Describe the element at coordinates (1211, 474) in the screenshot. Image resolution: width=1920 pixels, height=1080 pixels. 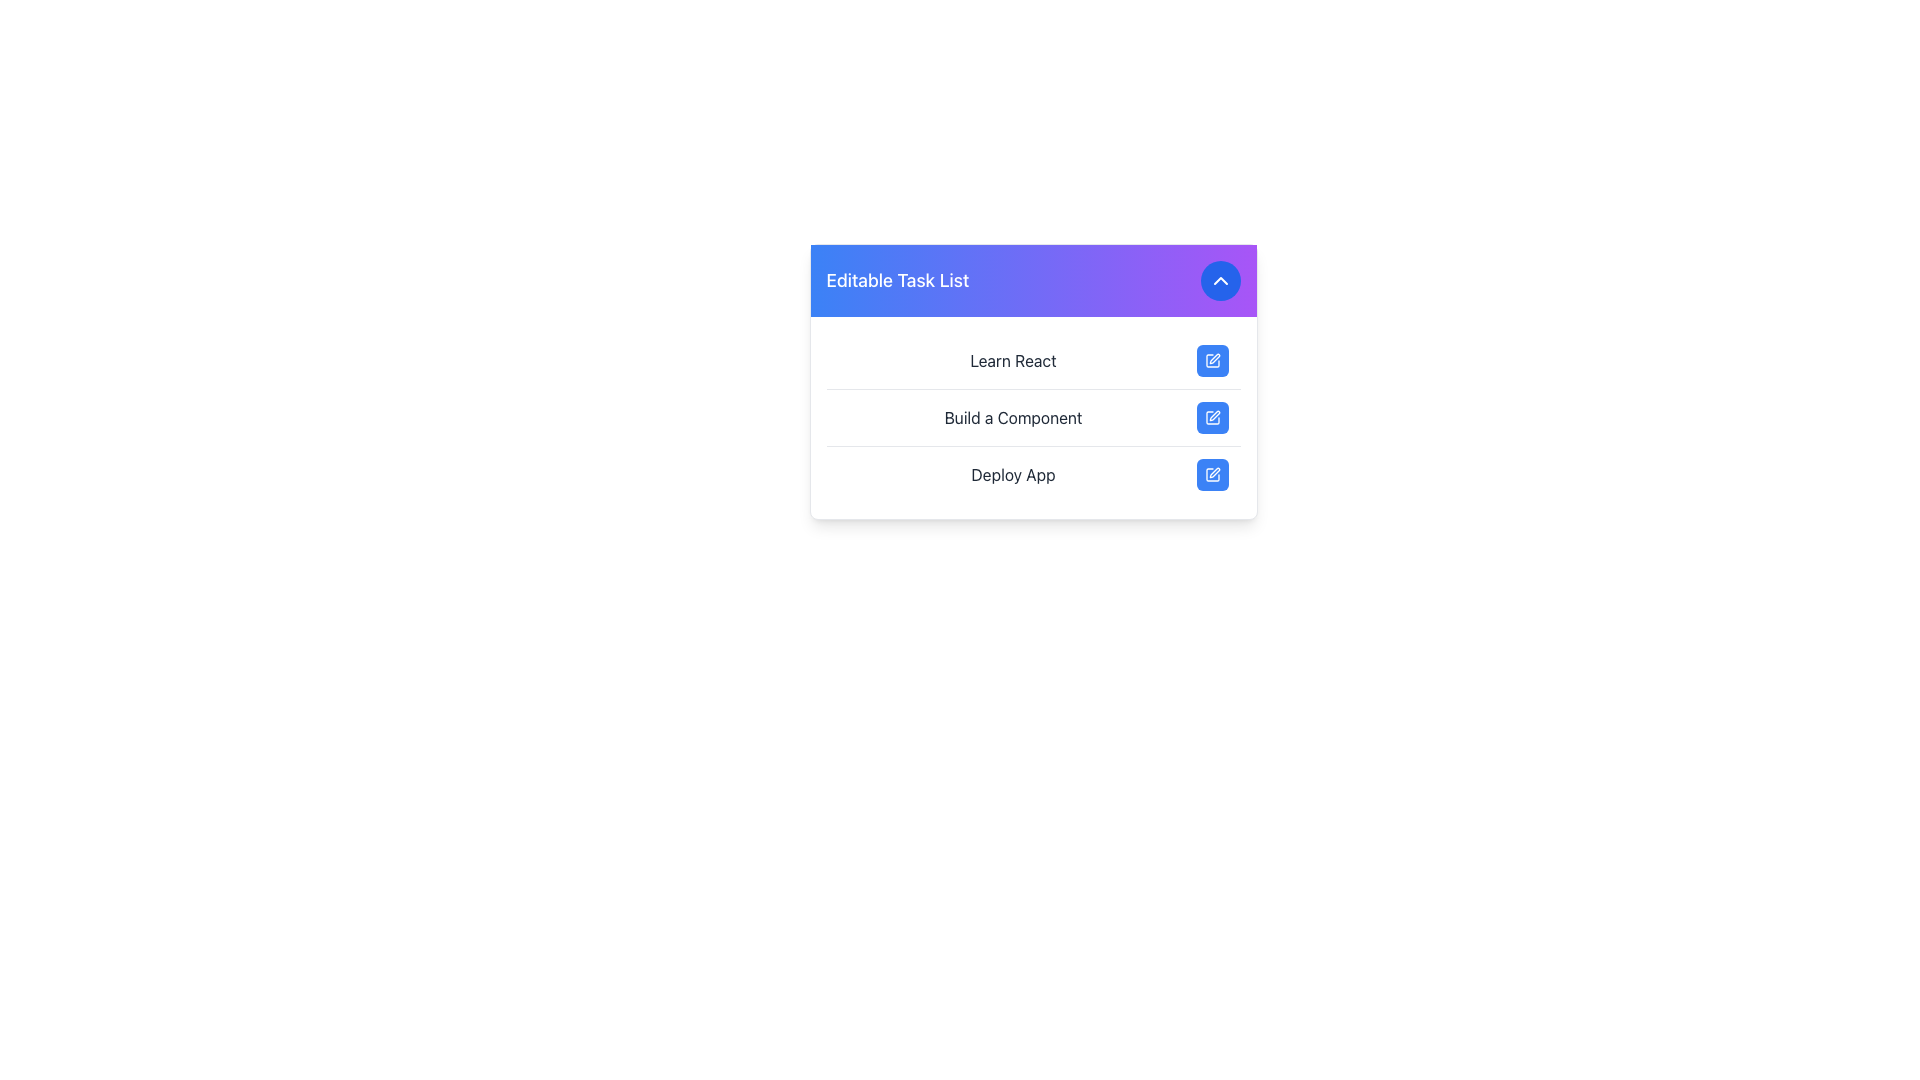
I see `the third blue button in the 'Editable Task List' card that allows editing the task 'Deploy App'` at that location.